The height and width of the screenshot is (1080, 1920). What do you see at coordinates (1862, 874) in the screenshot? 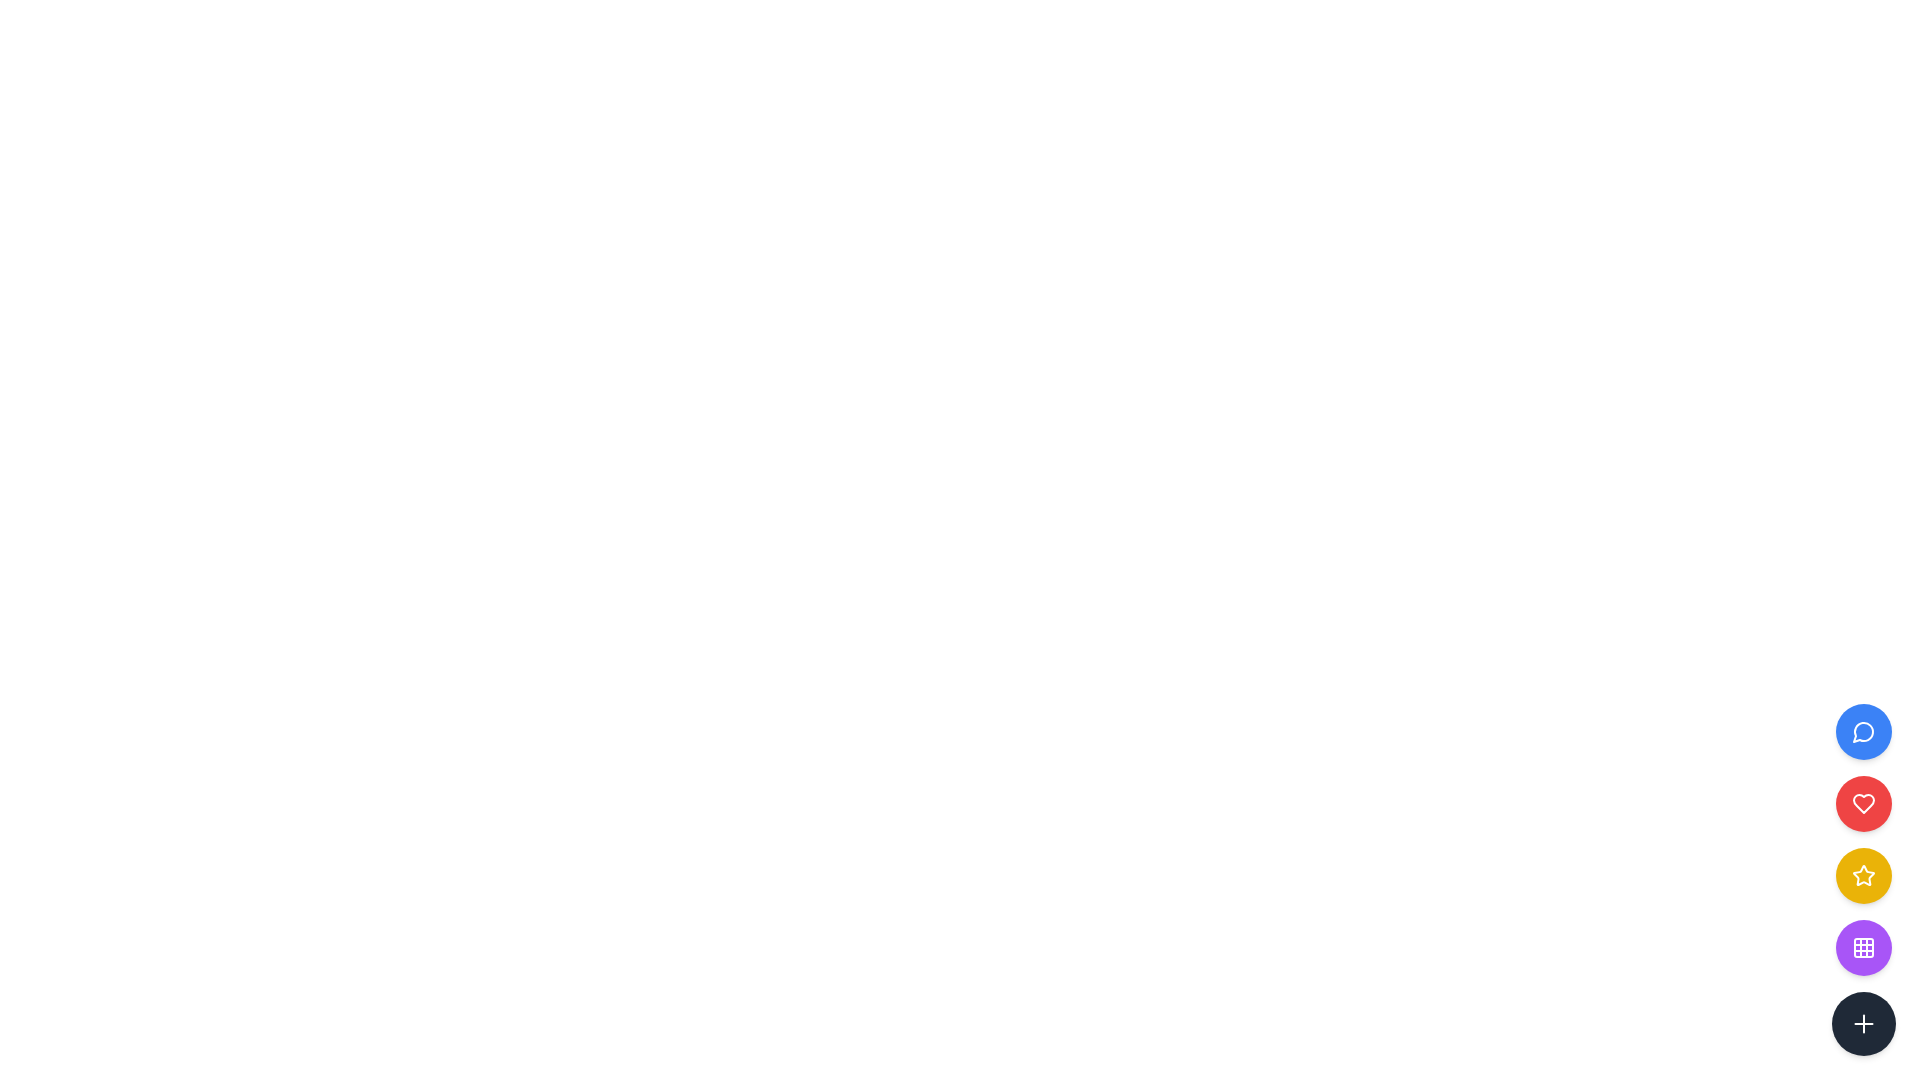
I see `the star-shaped icon button with a yellow background, which is located third from the top in a vertical row of icons on the right side of the interface` at bounding box center [1862, 874].